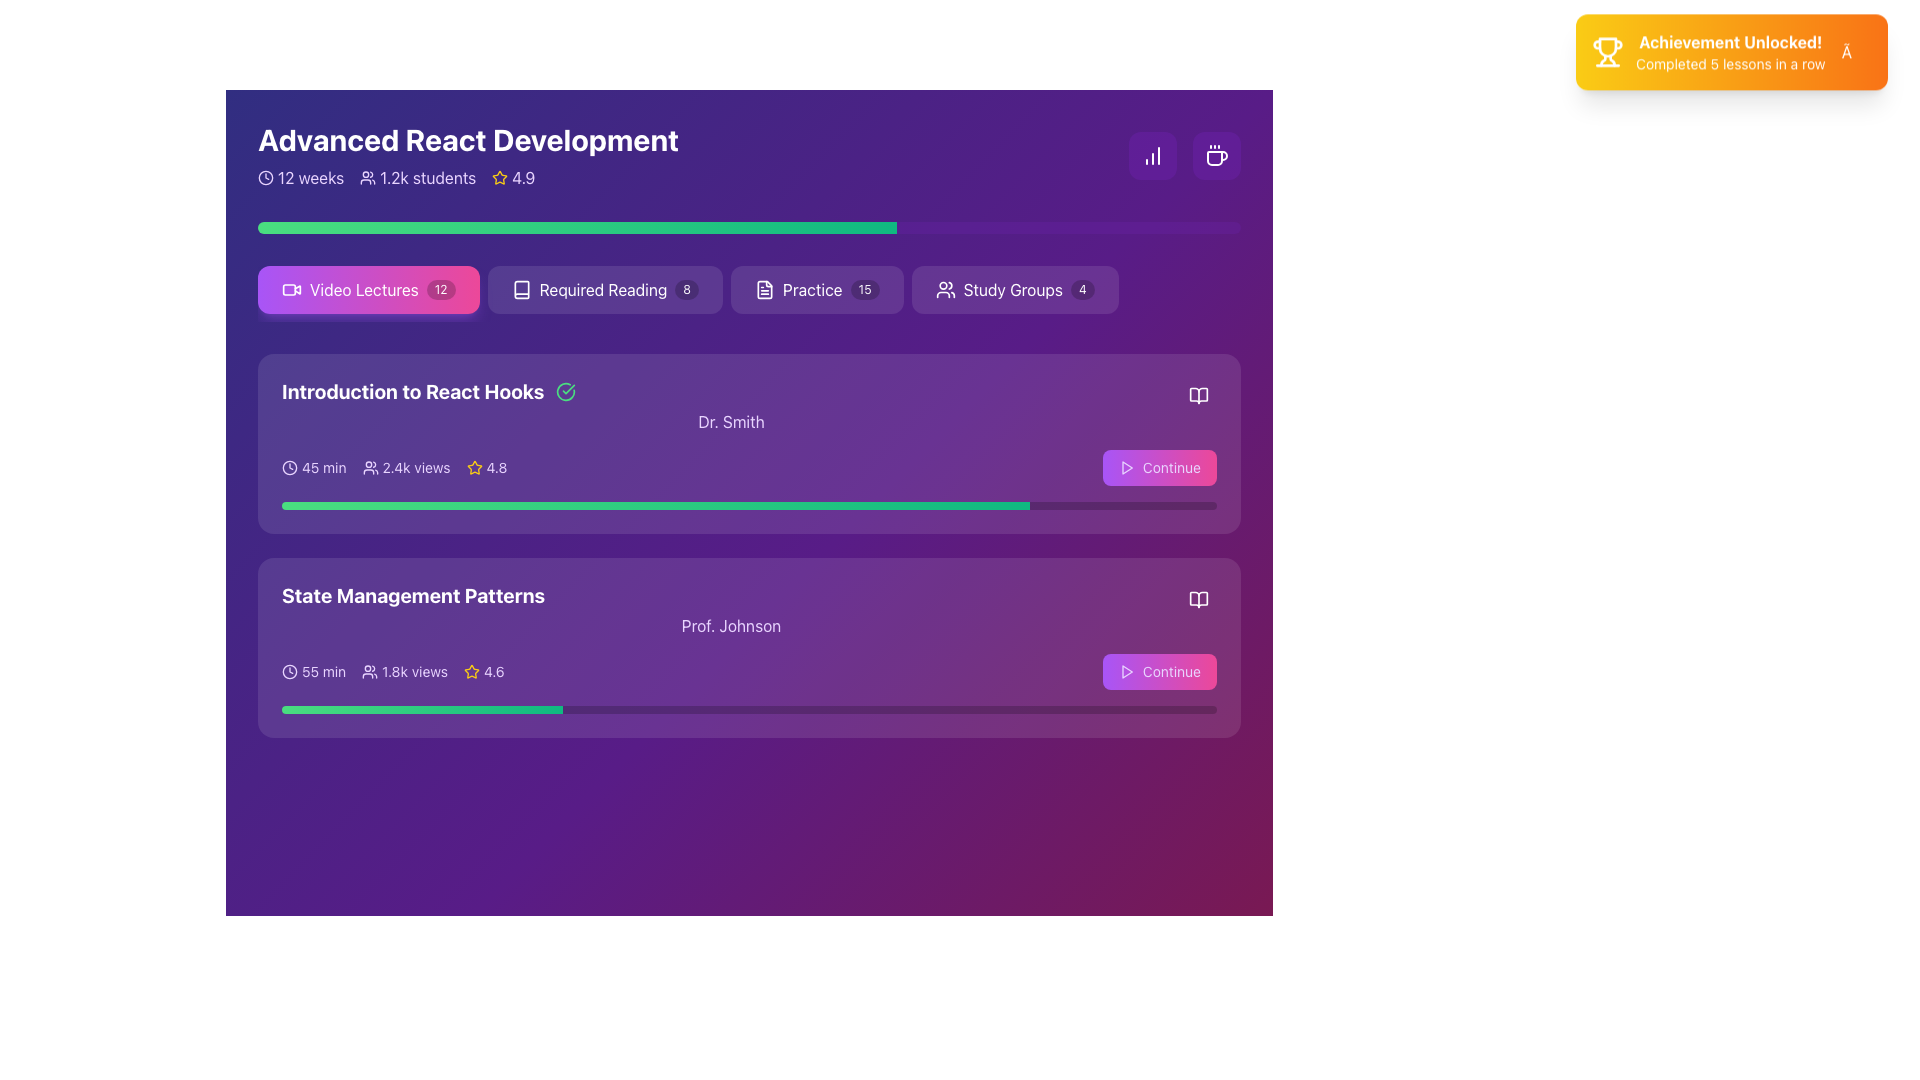 The height and width of the screenshot is (1080, 1920). What do you see at coordinates (954, 504) in the screenshot?
I see `slider value` at bounding box center [954, 504].